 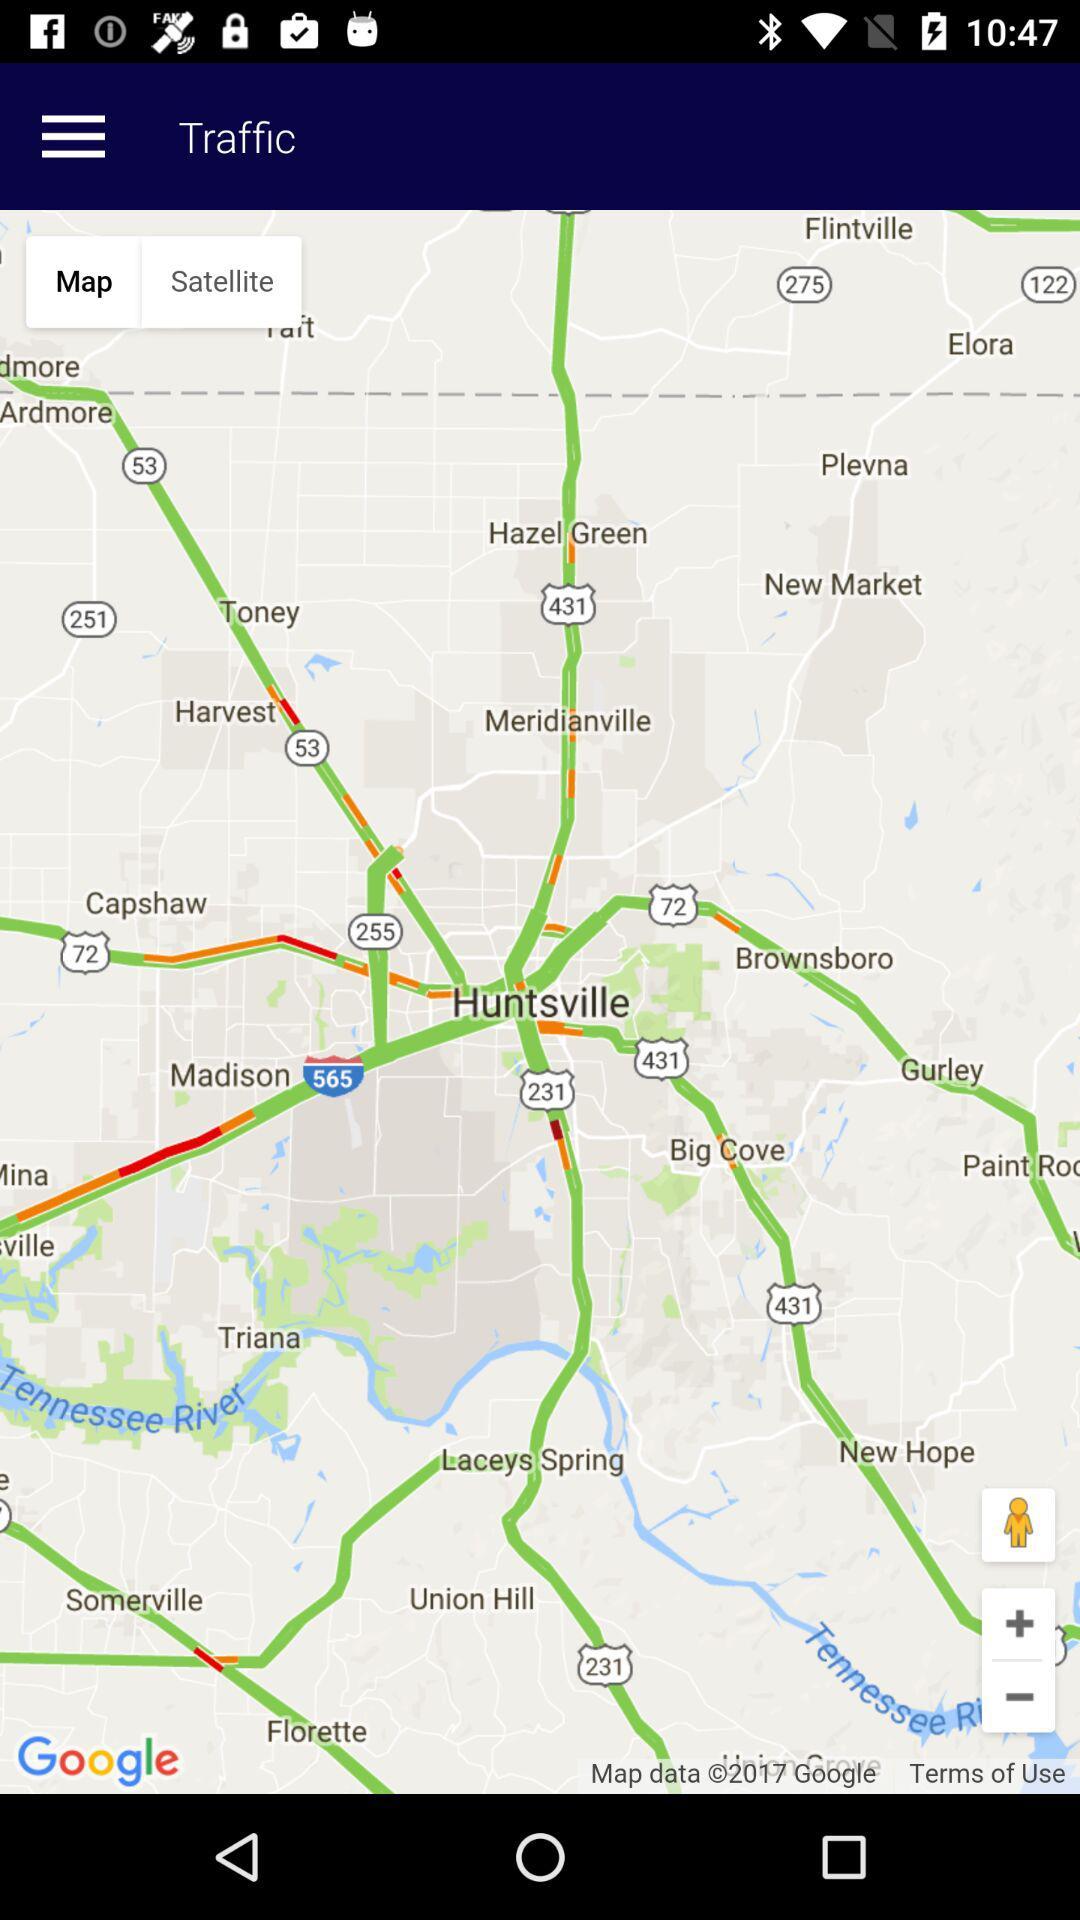 I want to click on advertisement page, so click(x=540, y=1002).